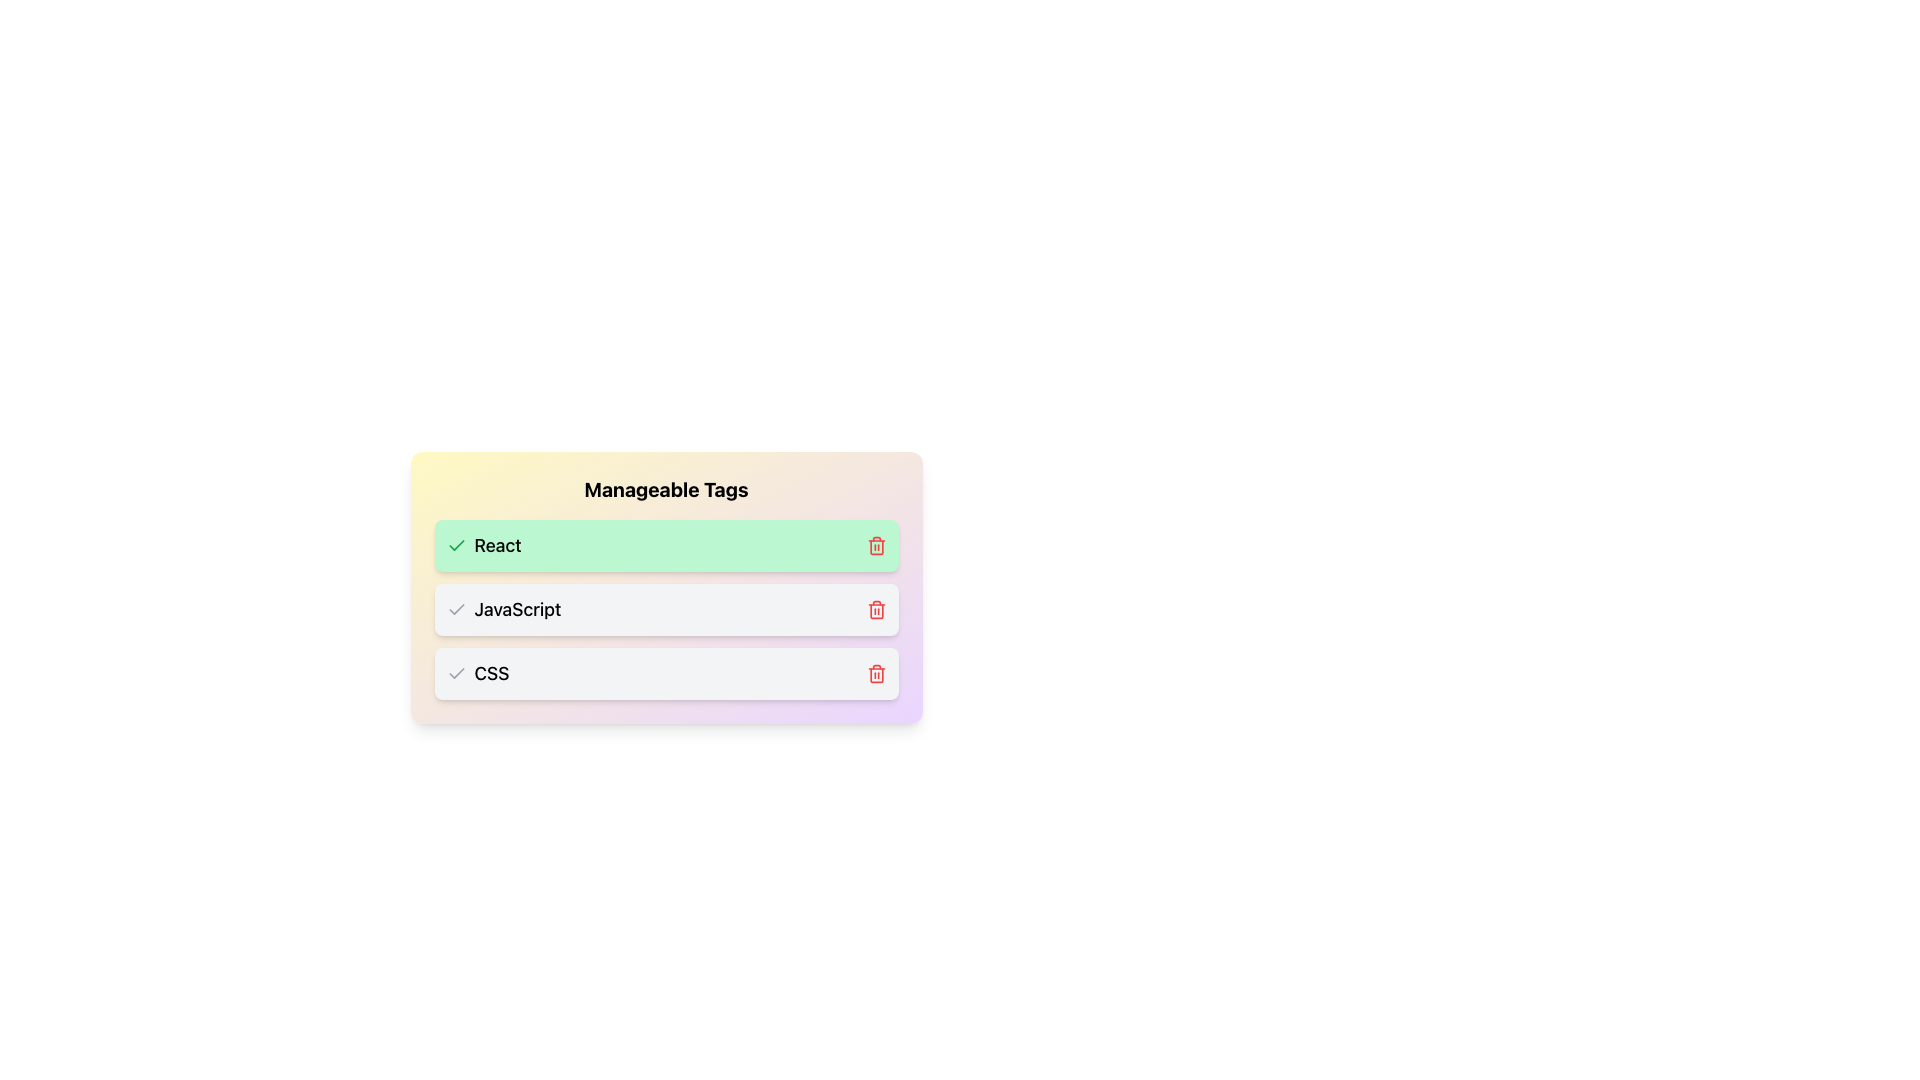 The image size is (1920, 1080). I want to click on the checkmark icon of the 'CSS' tag in the third position of the 'Manageable Tags' list, so click(477, 674).